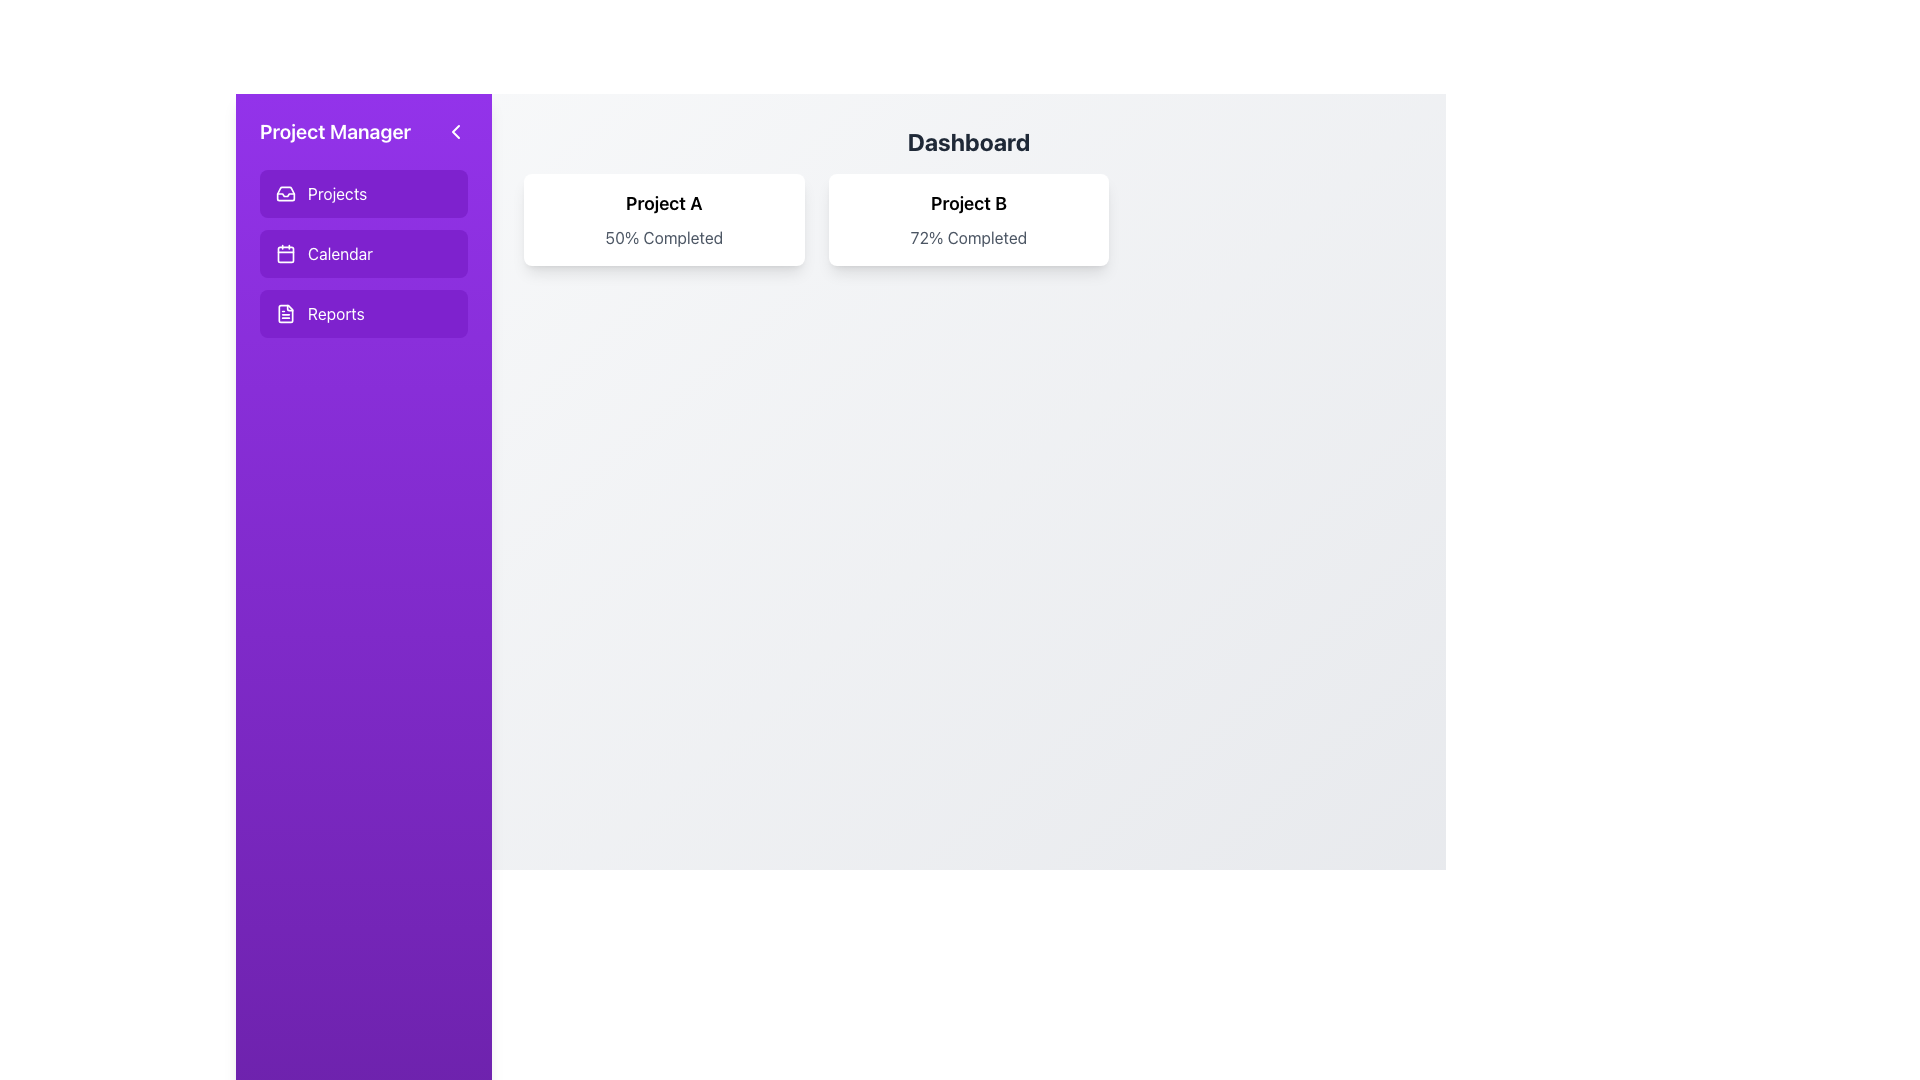 The width and height of the screenshot is (1920, 1080). What do you see at coordinates (455, 131) in the screenshot?
I see `the left-facing chevron button located in the top-right corner of the purple 'Project Manager' header bar` at bounding box center [455, 131].